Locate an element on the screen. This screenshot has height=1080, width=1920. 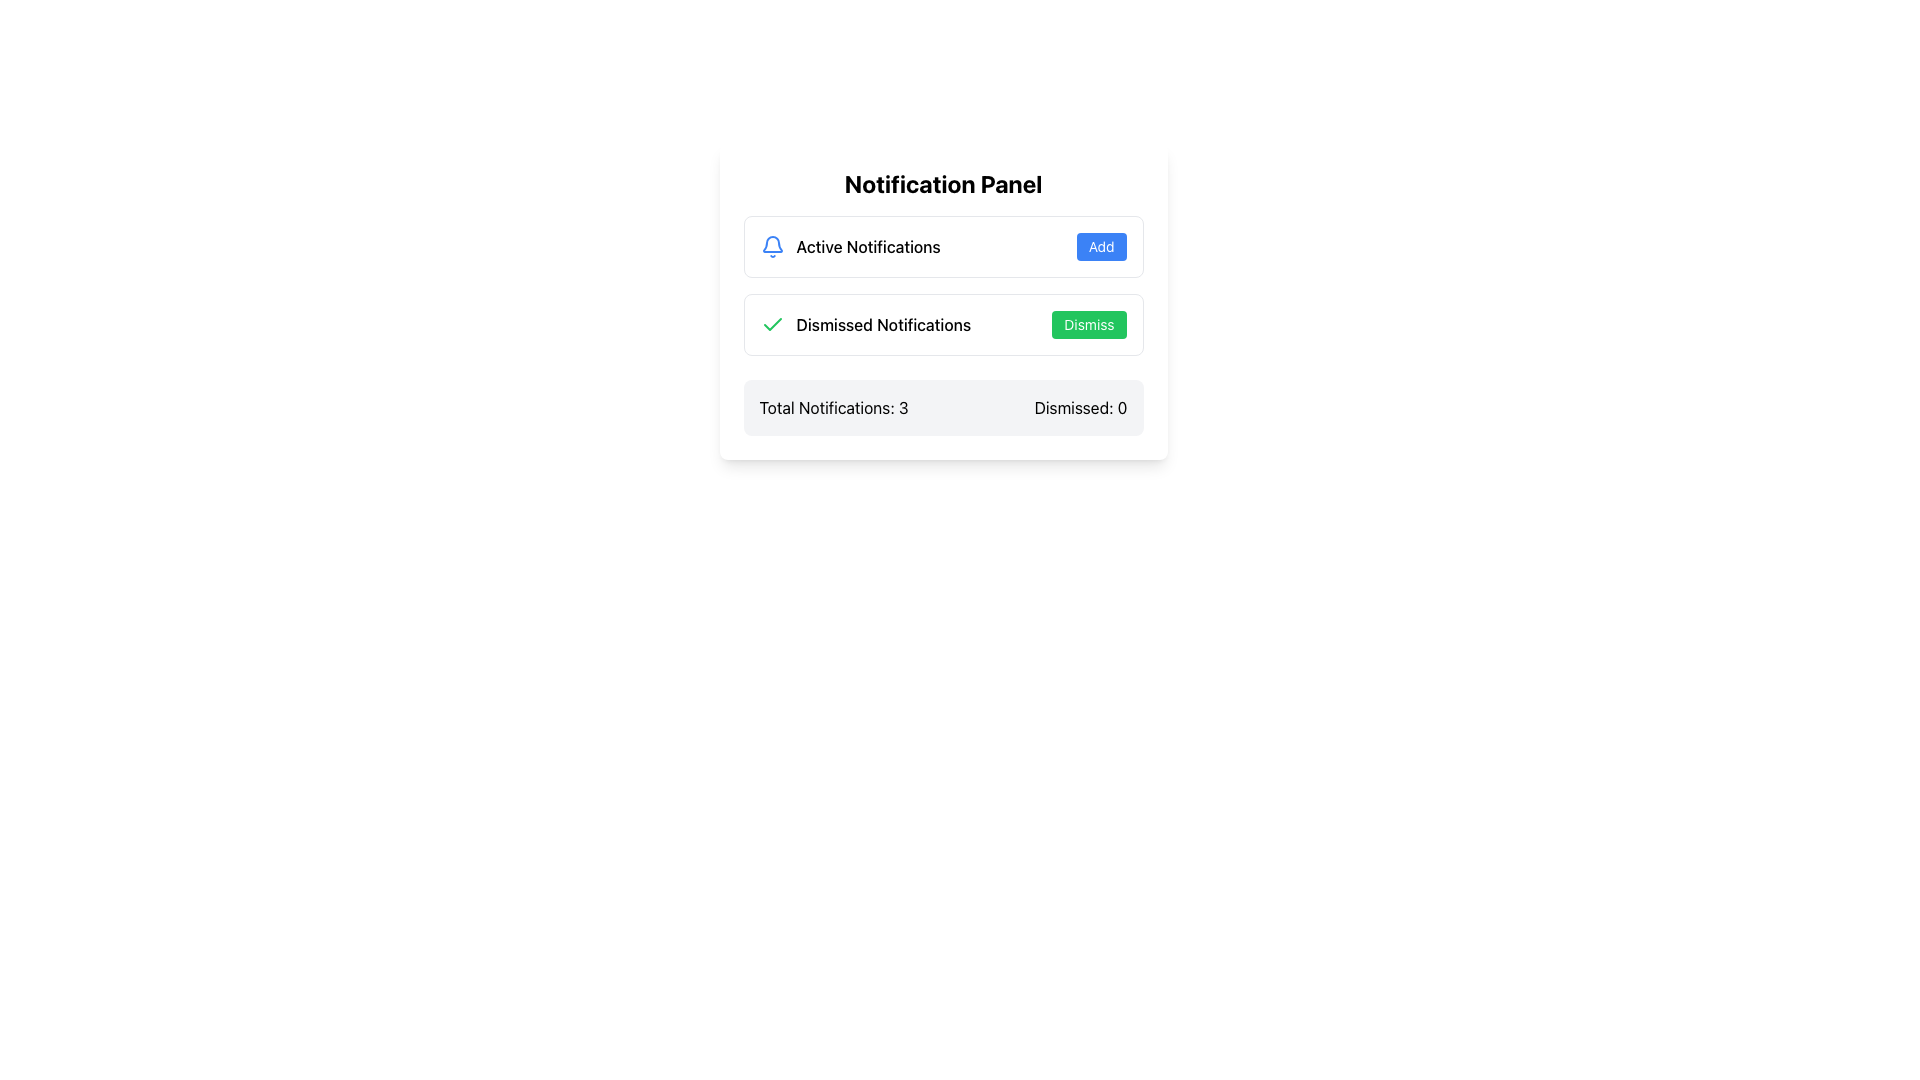
the 'Active Notifications' label with the bell icon, which is located in the upper-left quadrant of the 'Notification Panel' is located at coordinates (850, 245).